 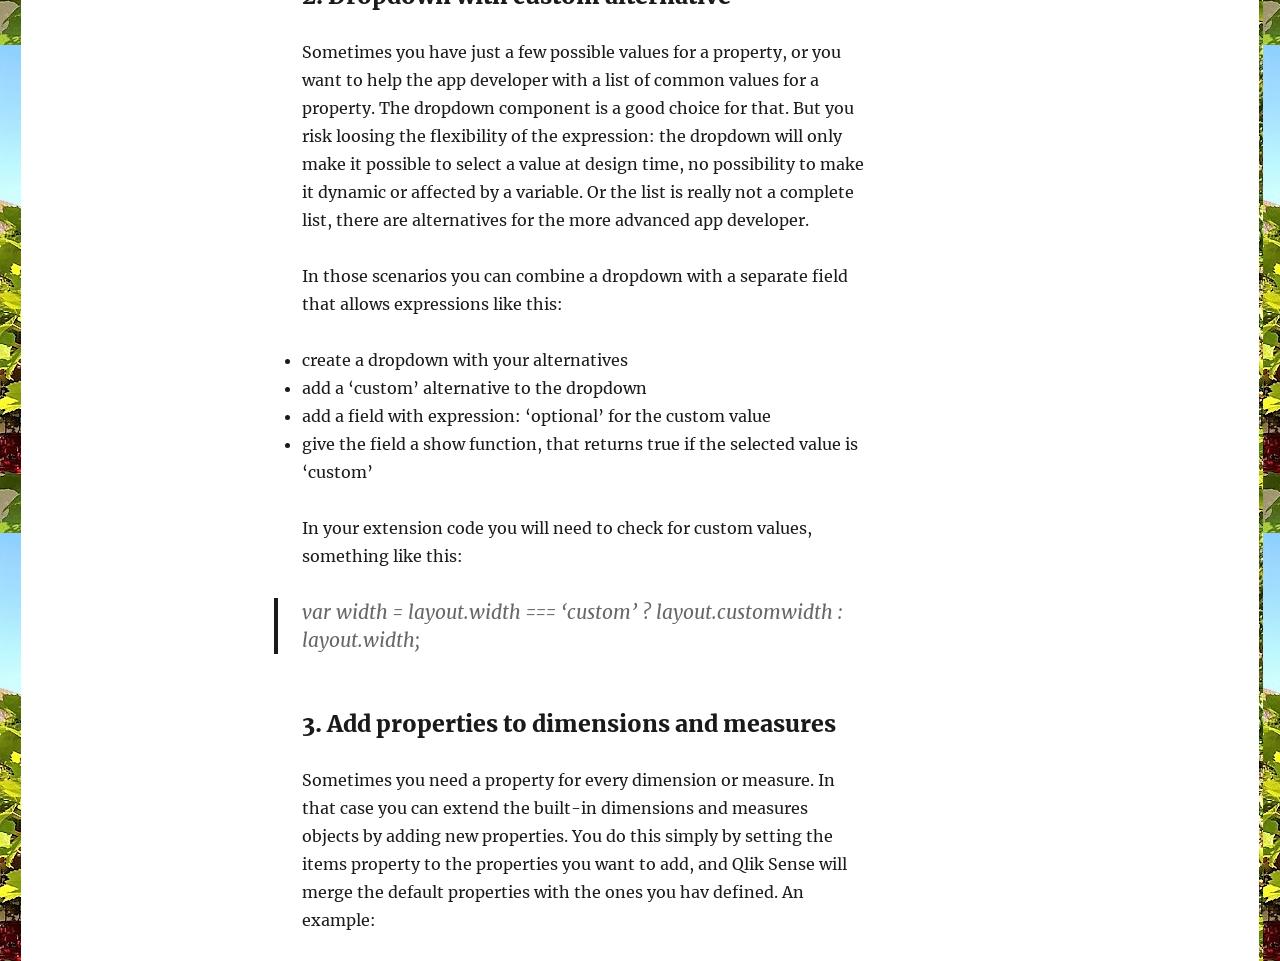 What do you see at coordinates (473, 387) in the screenshot?
I see `'add a ‘custom’ alternative to the dropdown'` at bounding box center [473, 387].